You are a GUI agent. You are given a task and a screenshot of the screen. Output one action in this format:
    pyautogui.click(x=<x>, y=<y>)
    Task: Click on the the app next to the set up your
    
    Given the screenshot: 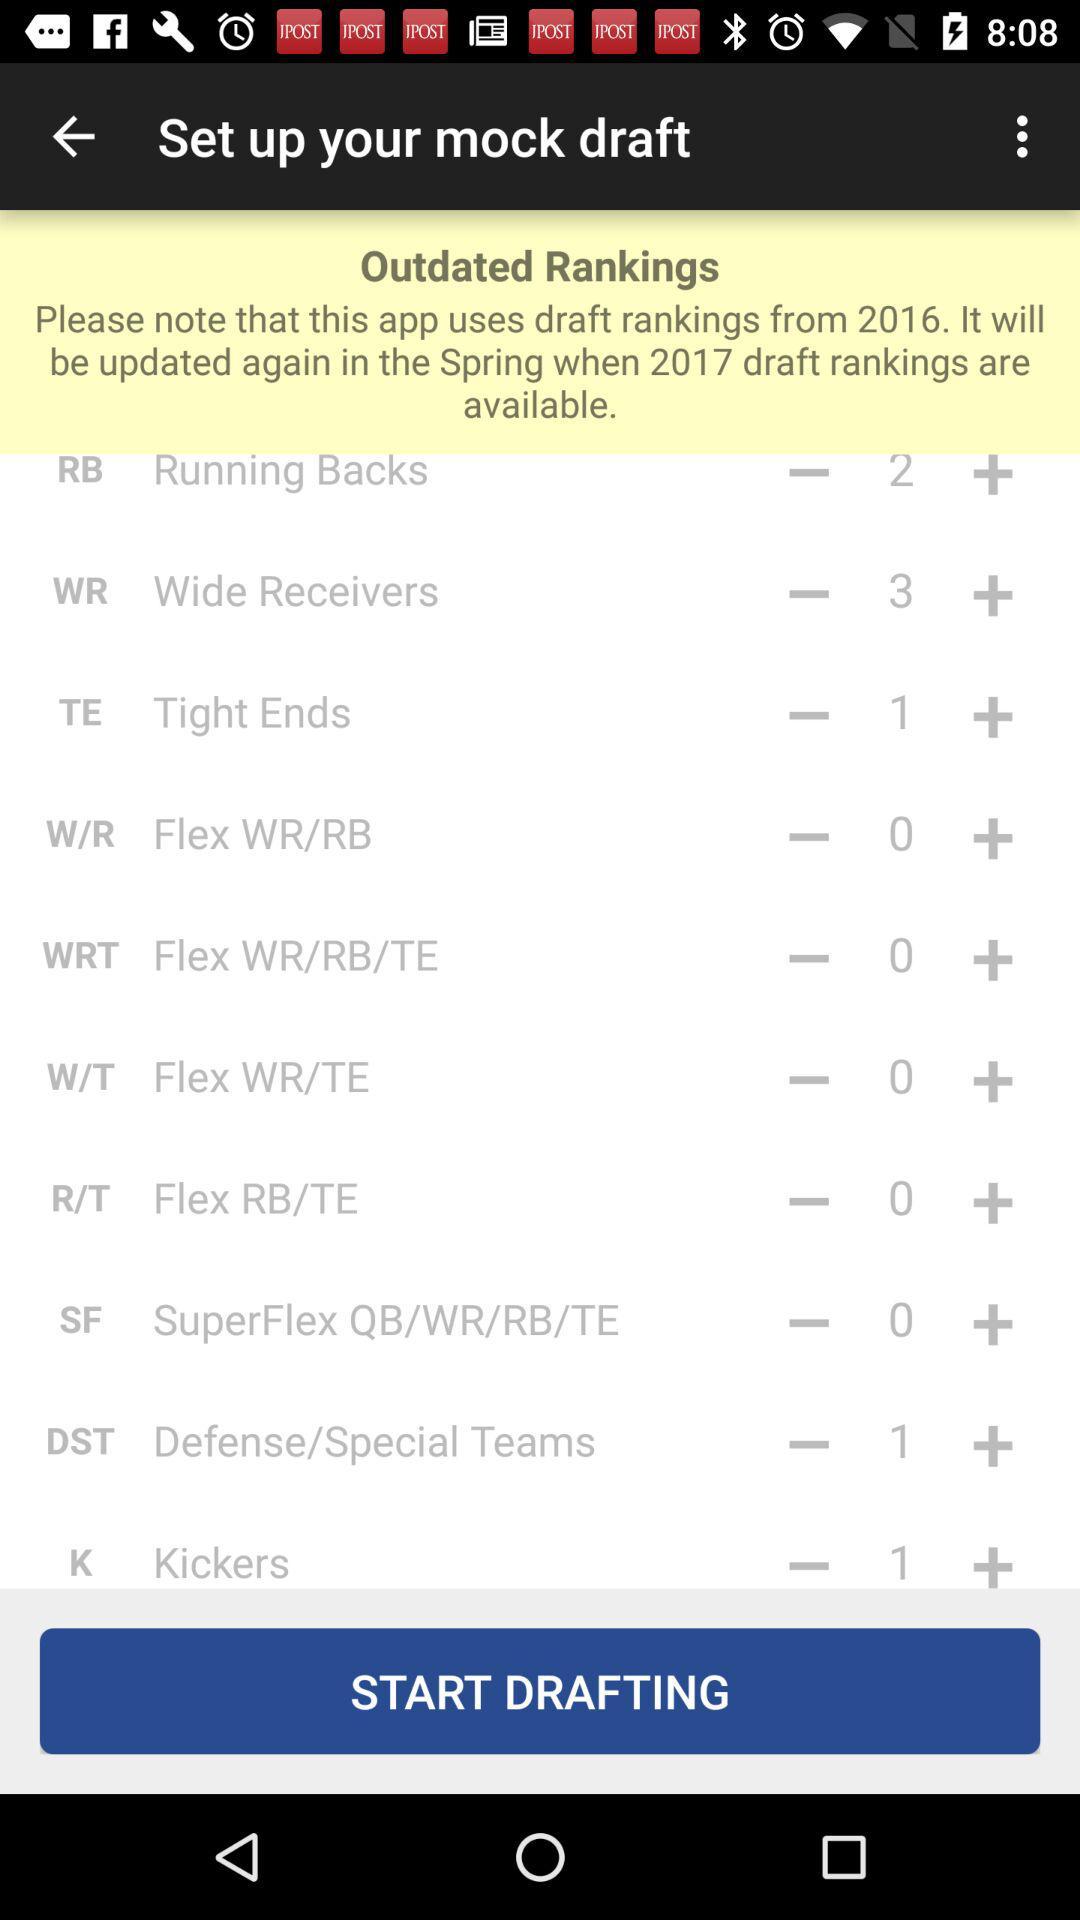 What is the action you would take?
    pyautogui.click(x=72, y=135)
    